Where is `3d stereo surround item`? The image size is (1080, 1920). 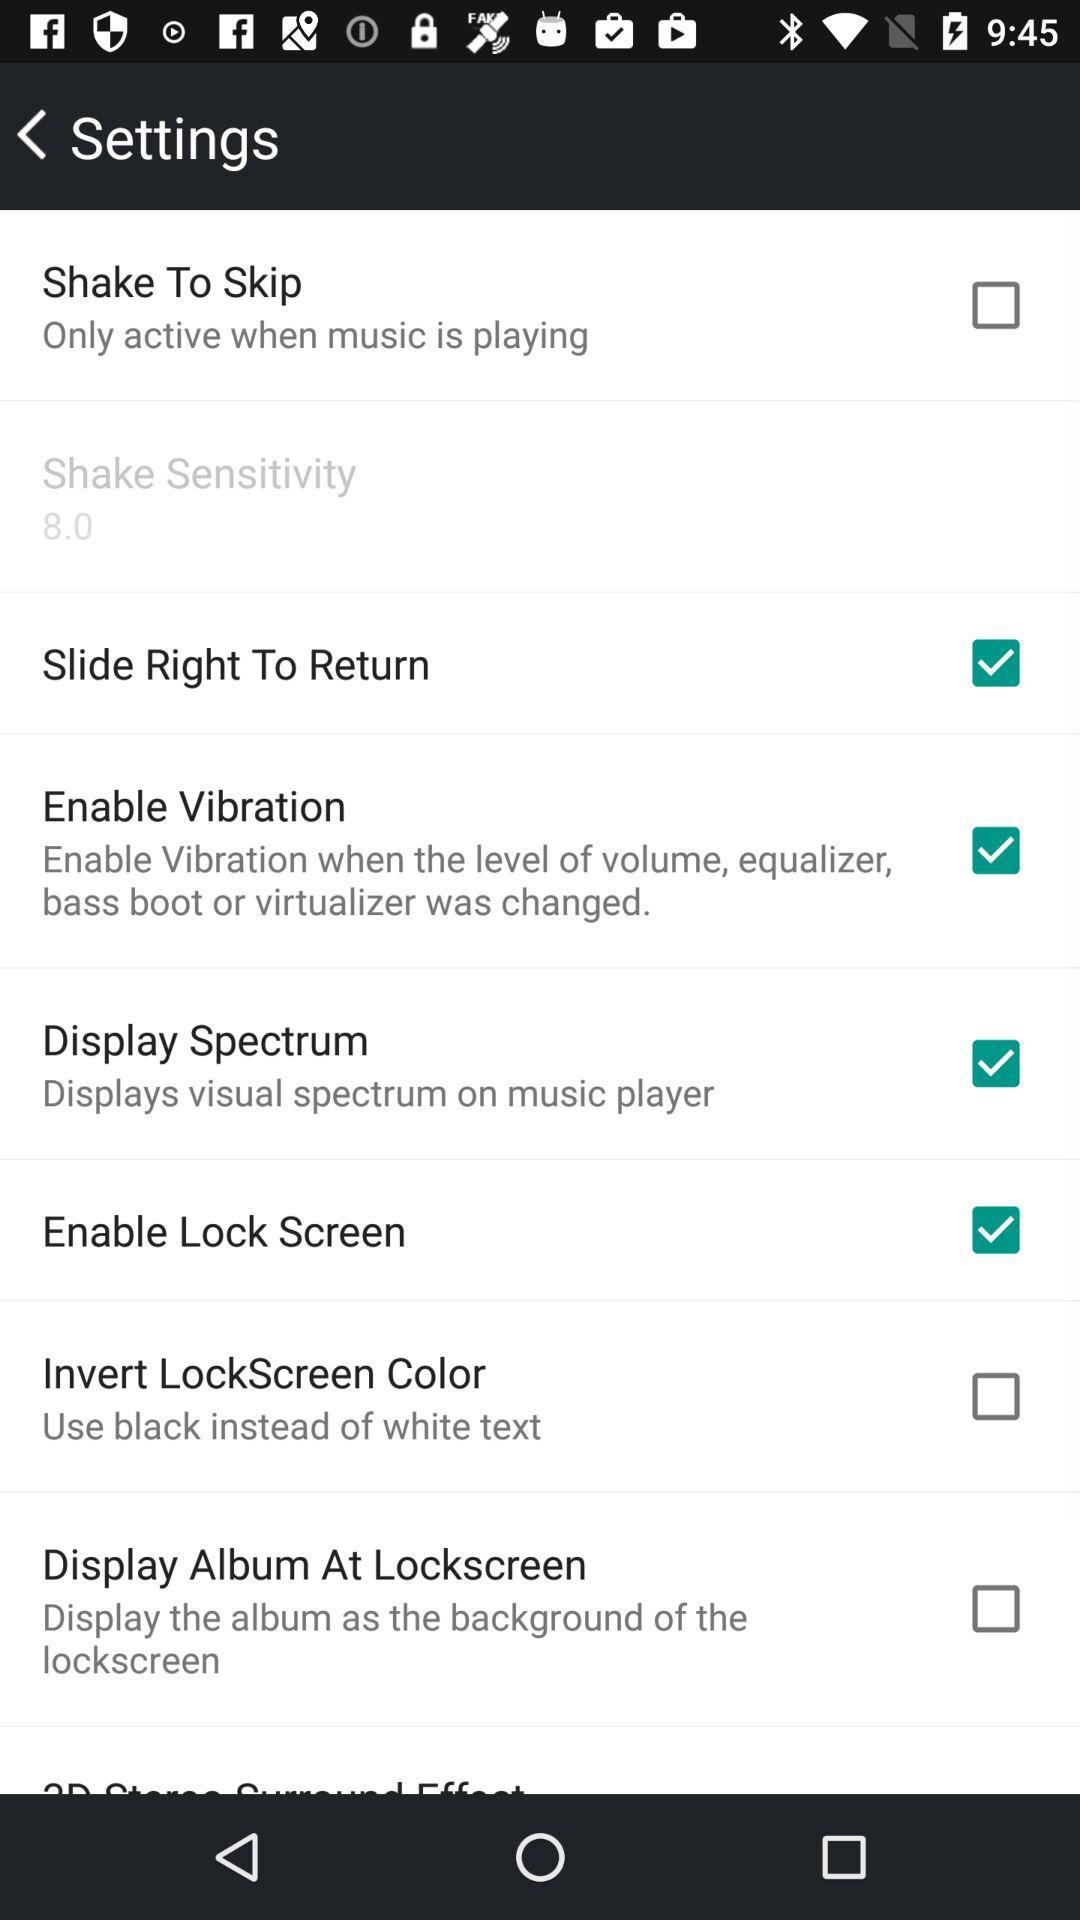
3d stereo surround item is located at coordinates (283, 1781).